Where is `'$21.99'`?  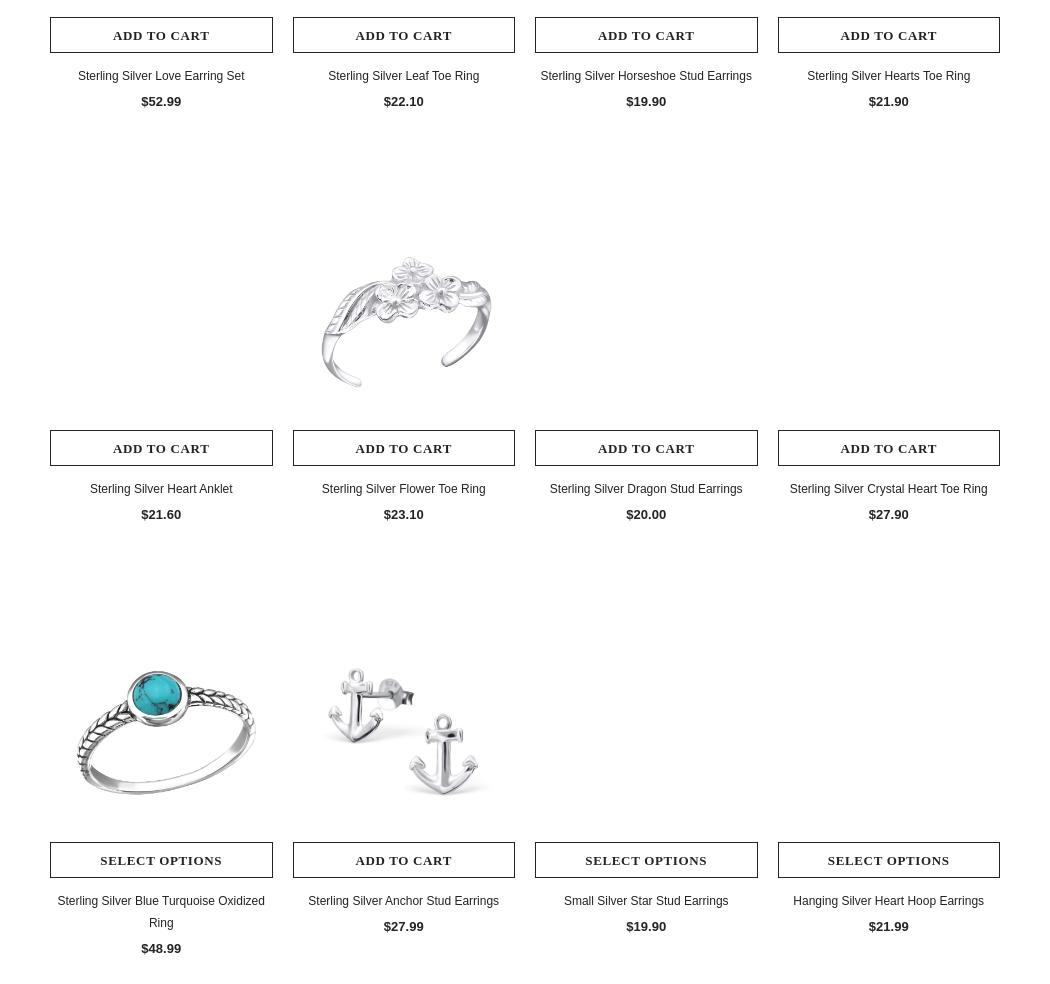
'$21.99' is located at coordinates (886, 925).